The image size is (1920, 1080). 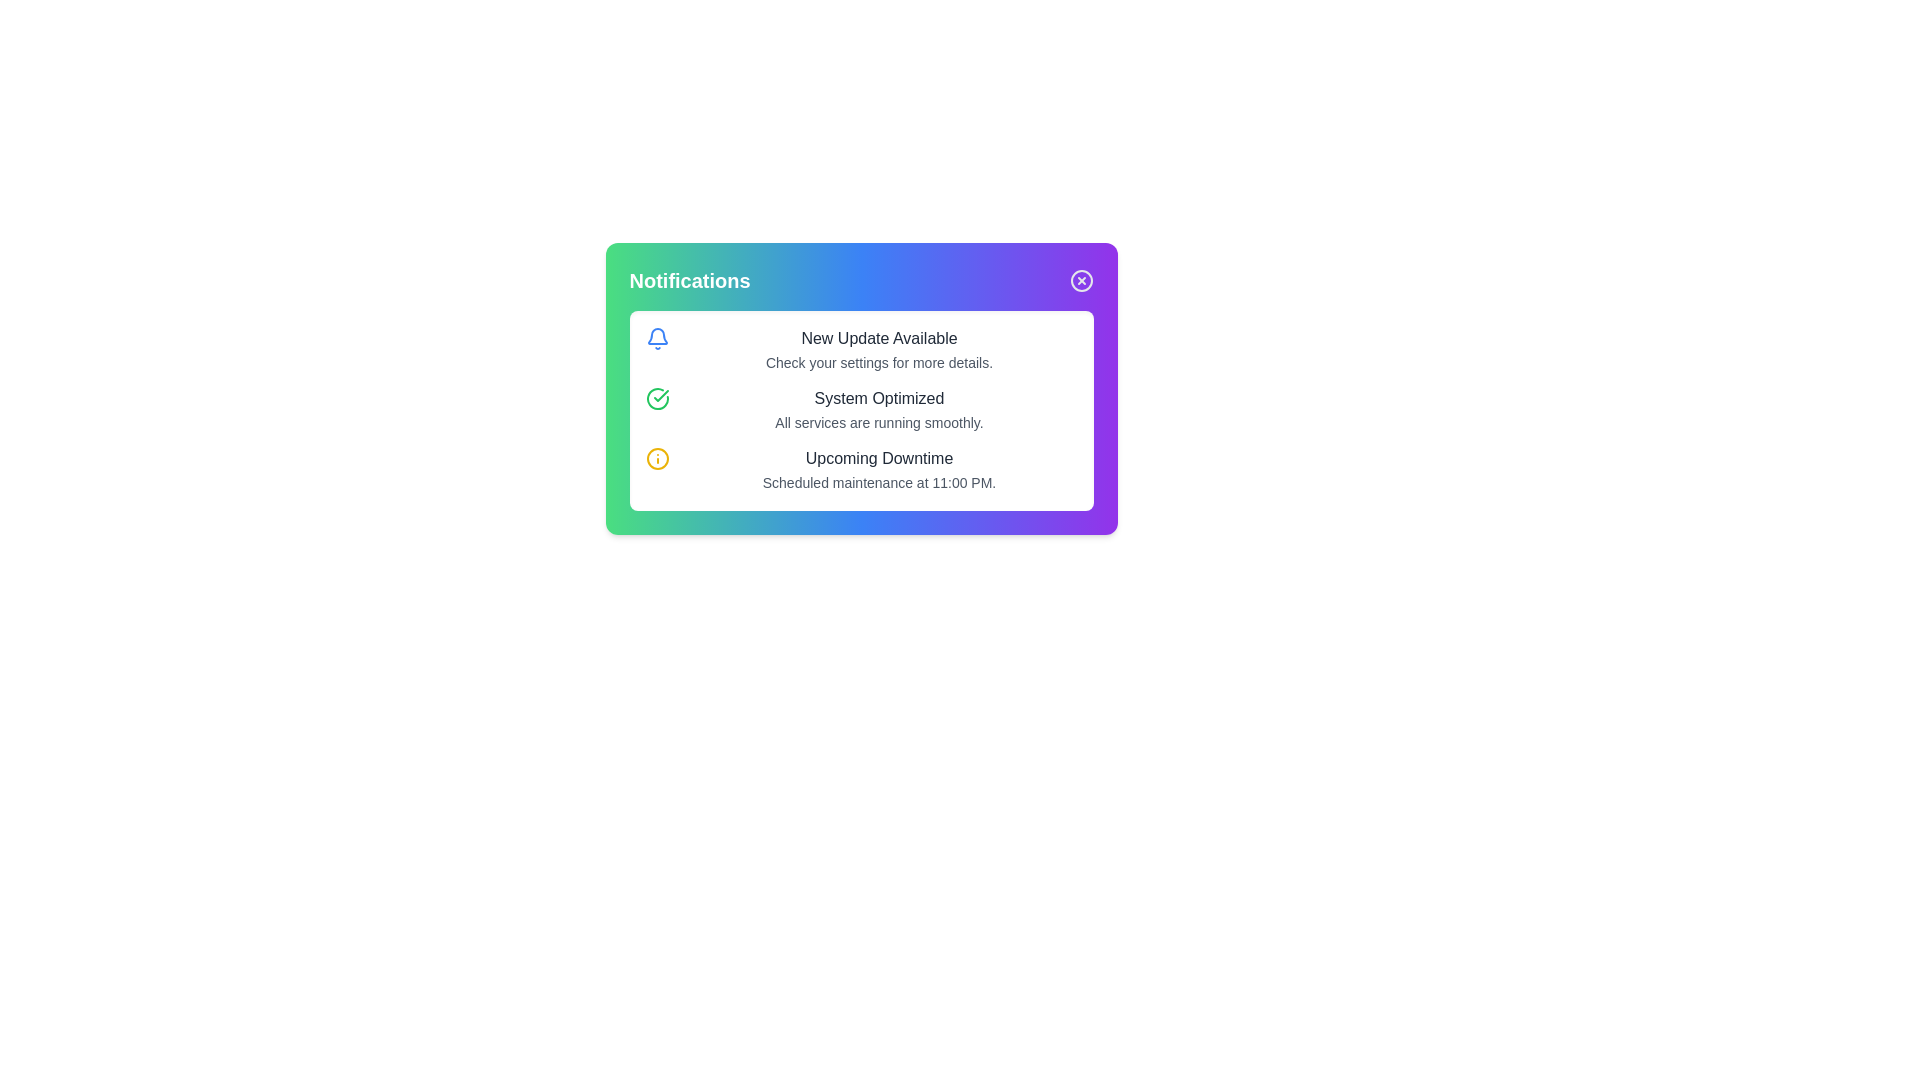 What do you see at coordinates (861, 350) in the screenshot?
I see `the first notification entry that informs the user about a new update, located at the top of the notifications list` at bounding box center [861, 350].